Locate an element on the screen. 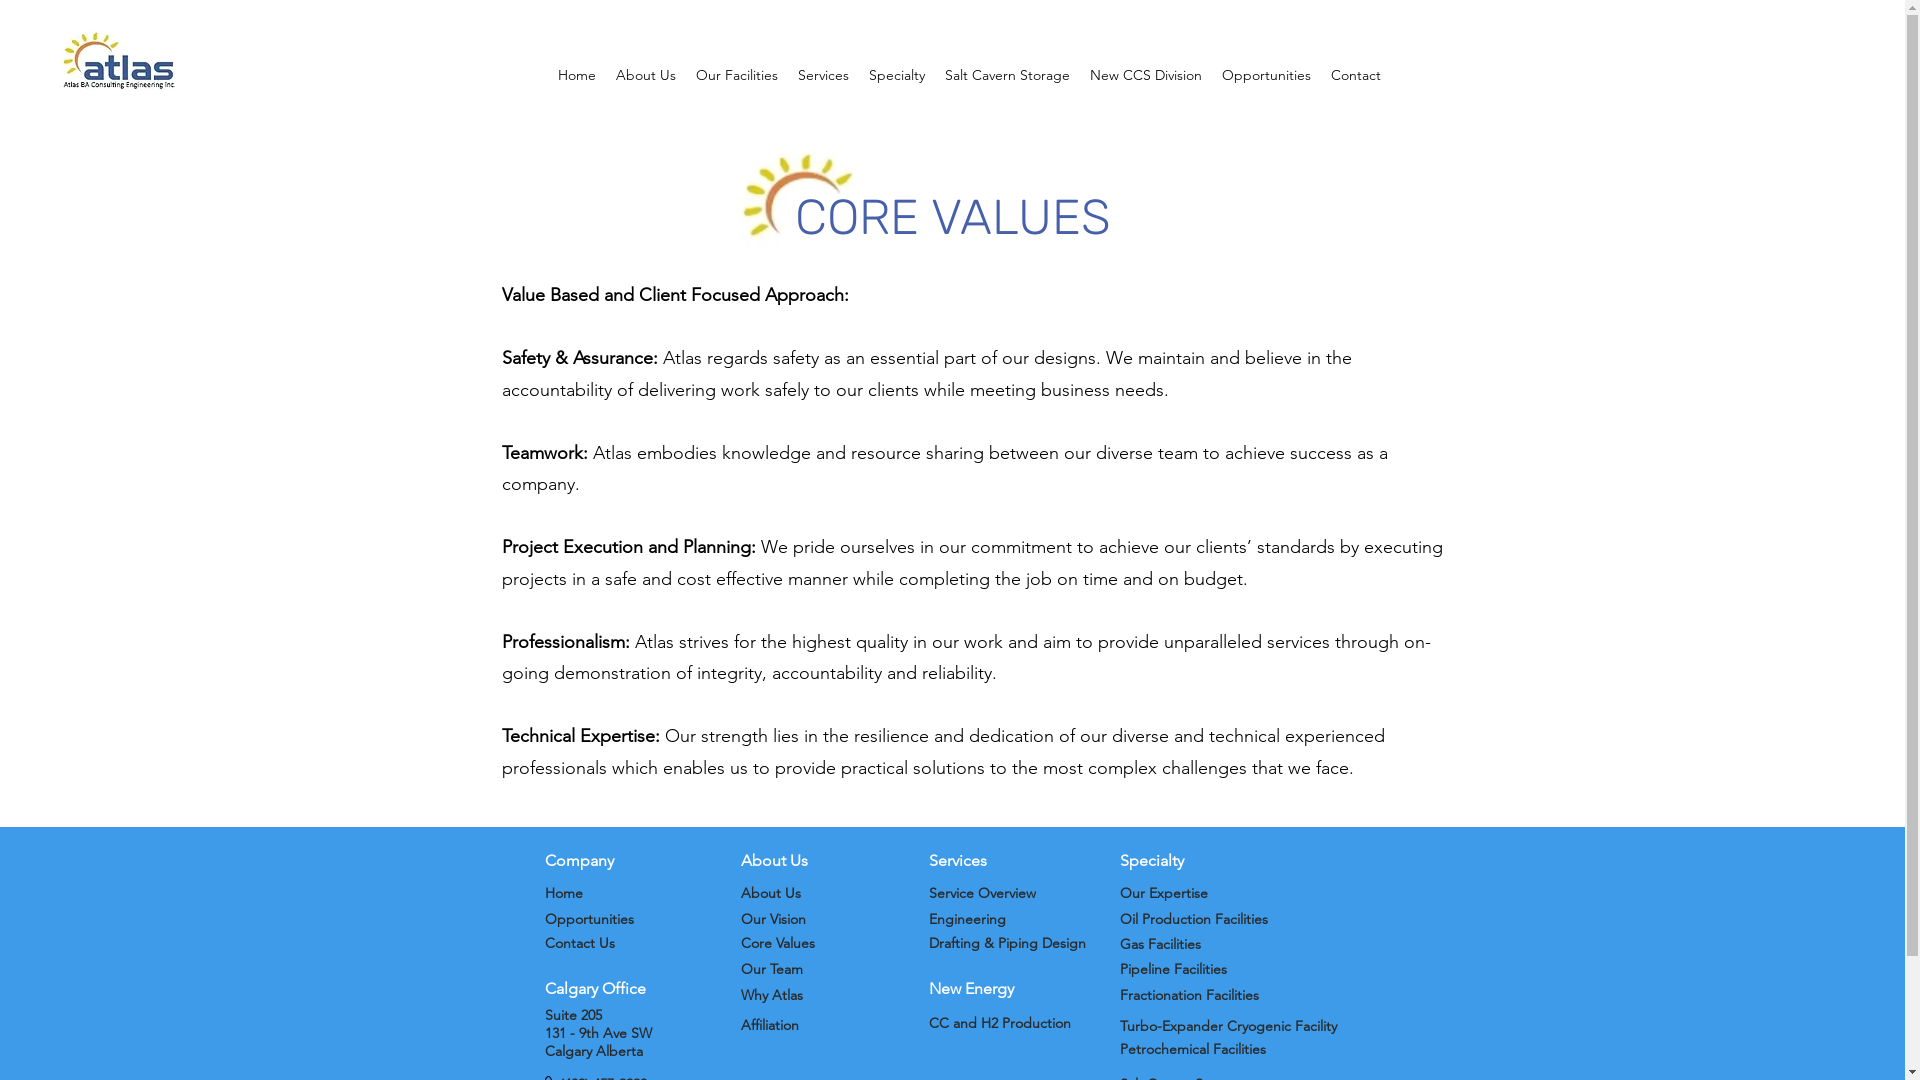 Image resolution: width=1920 pixels, height=1080 pixels. 'Contact Us' is located at coordinates (578, 942).